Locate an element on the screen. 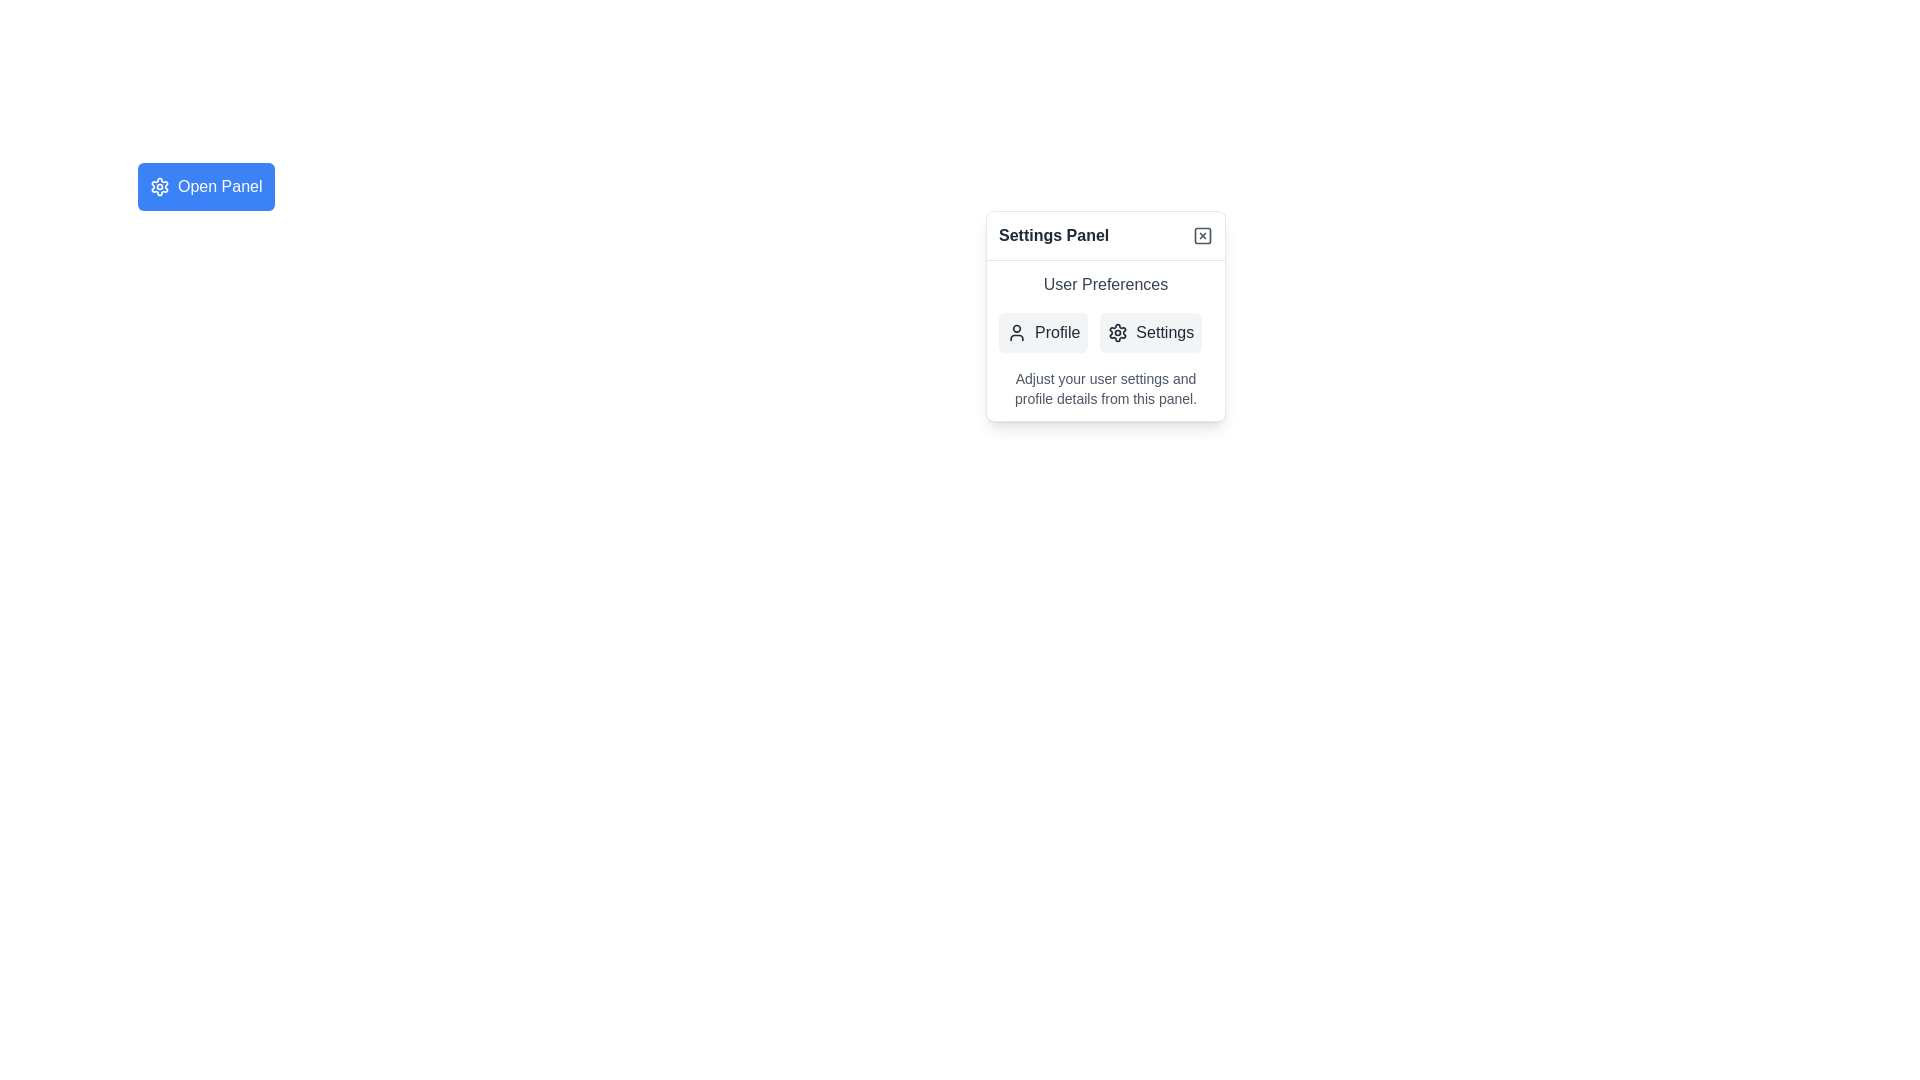  the 'Settings Panel' static text label located at the top of the settings card, which is styled with a bold font and positioned towards the left in the header section is located at coordinates (1053, 234).